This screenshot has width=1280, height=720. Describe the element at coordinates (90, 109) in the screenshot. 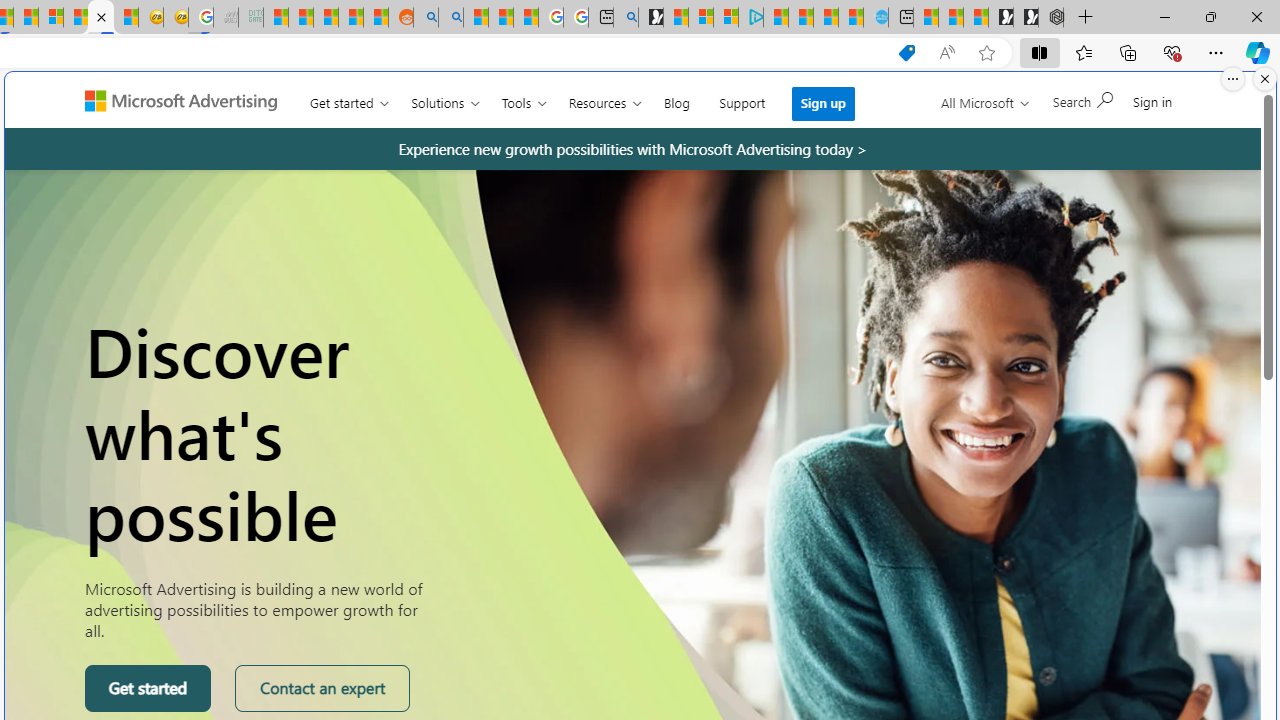

I see `'Create images, get help with writing, and search faster'` at that location.